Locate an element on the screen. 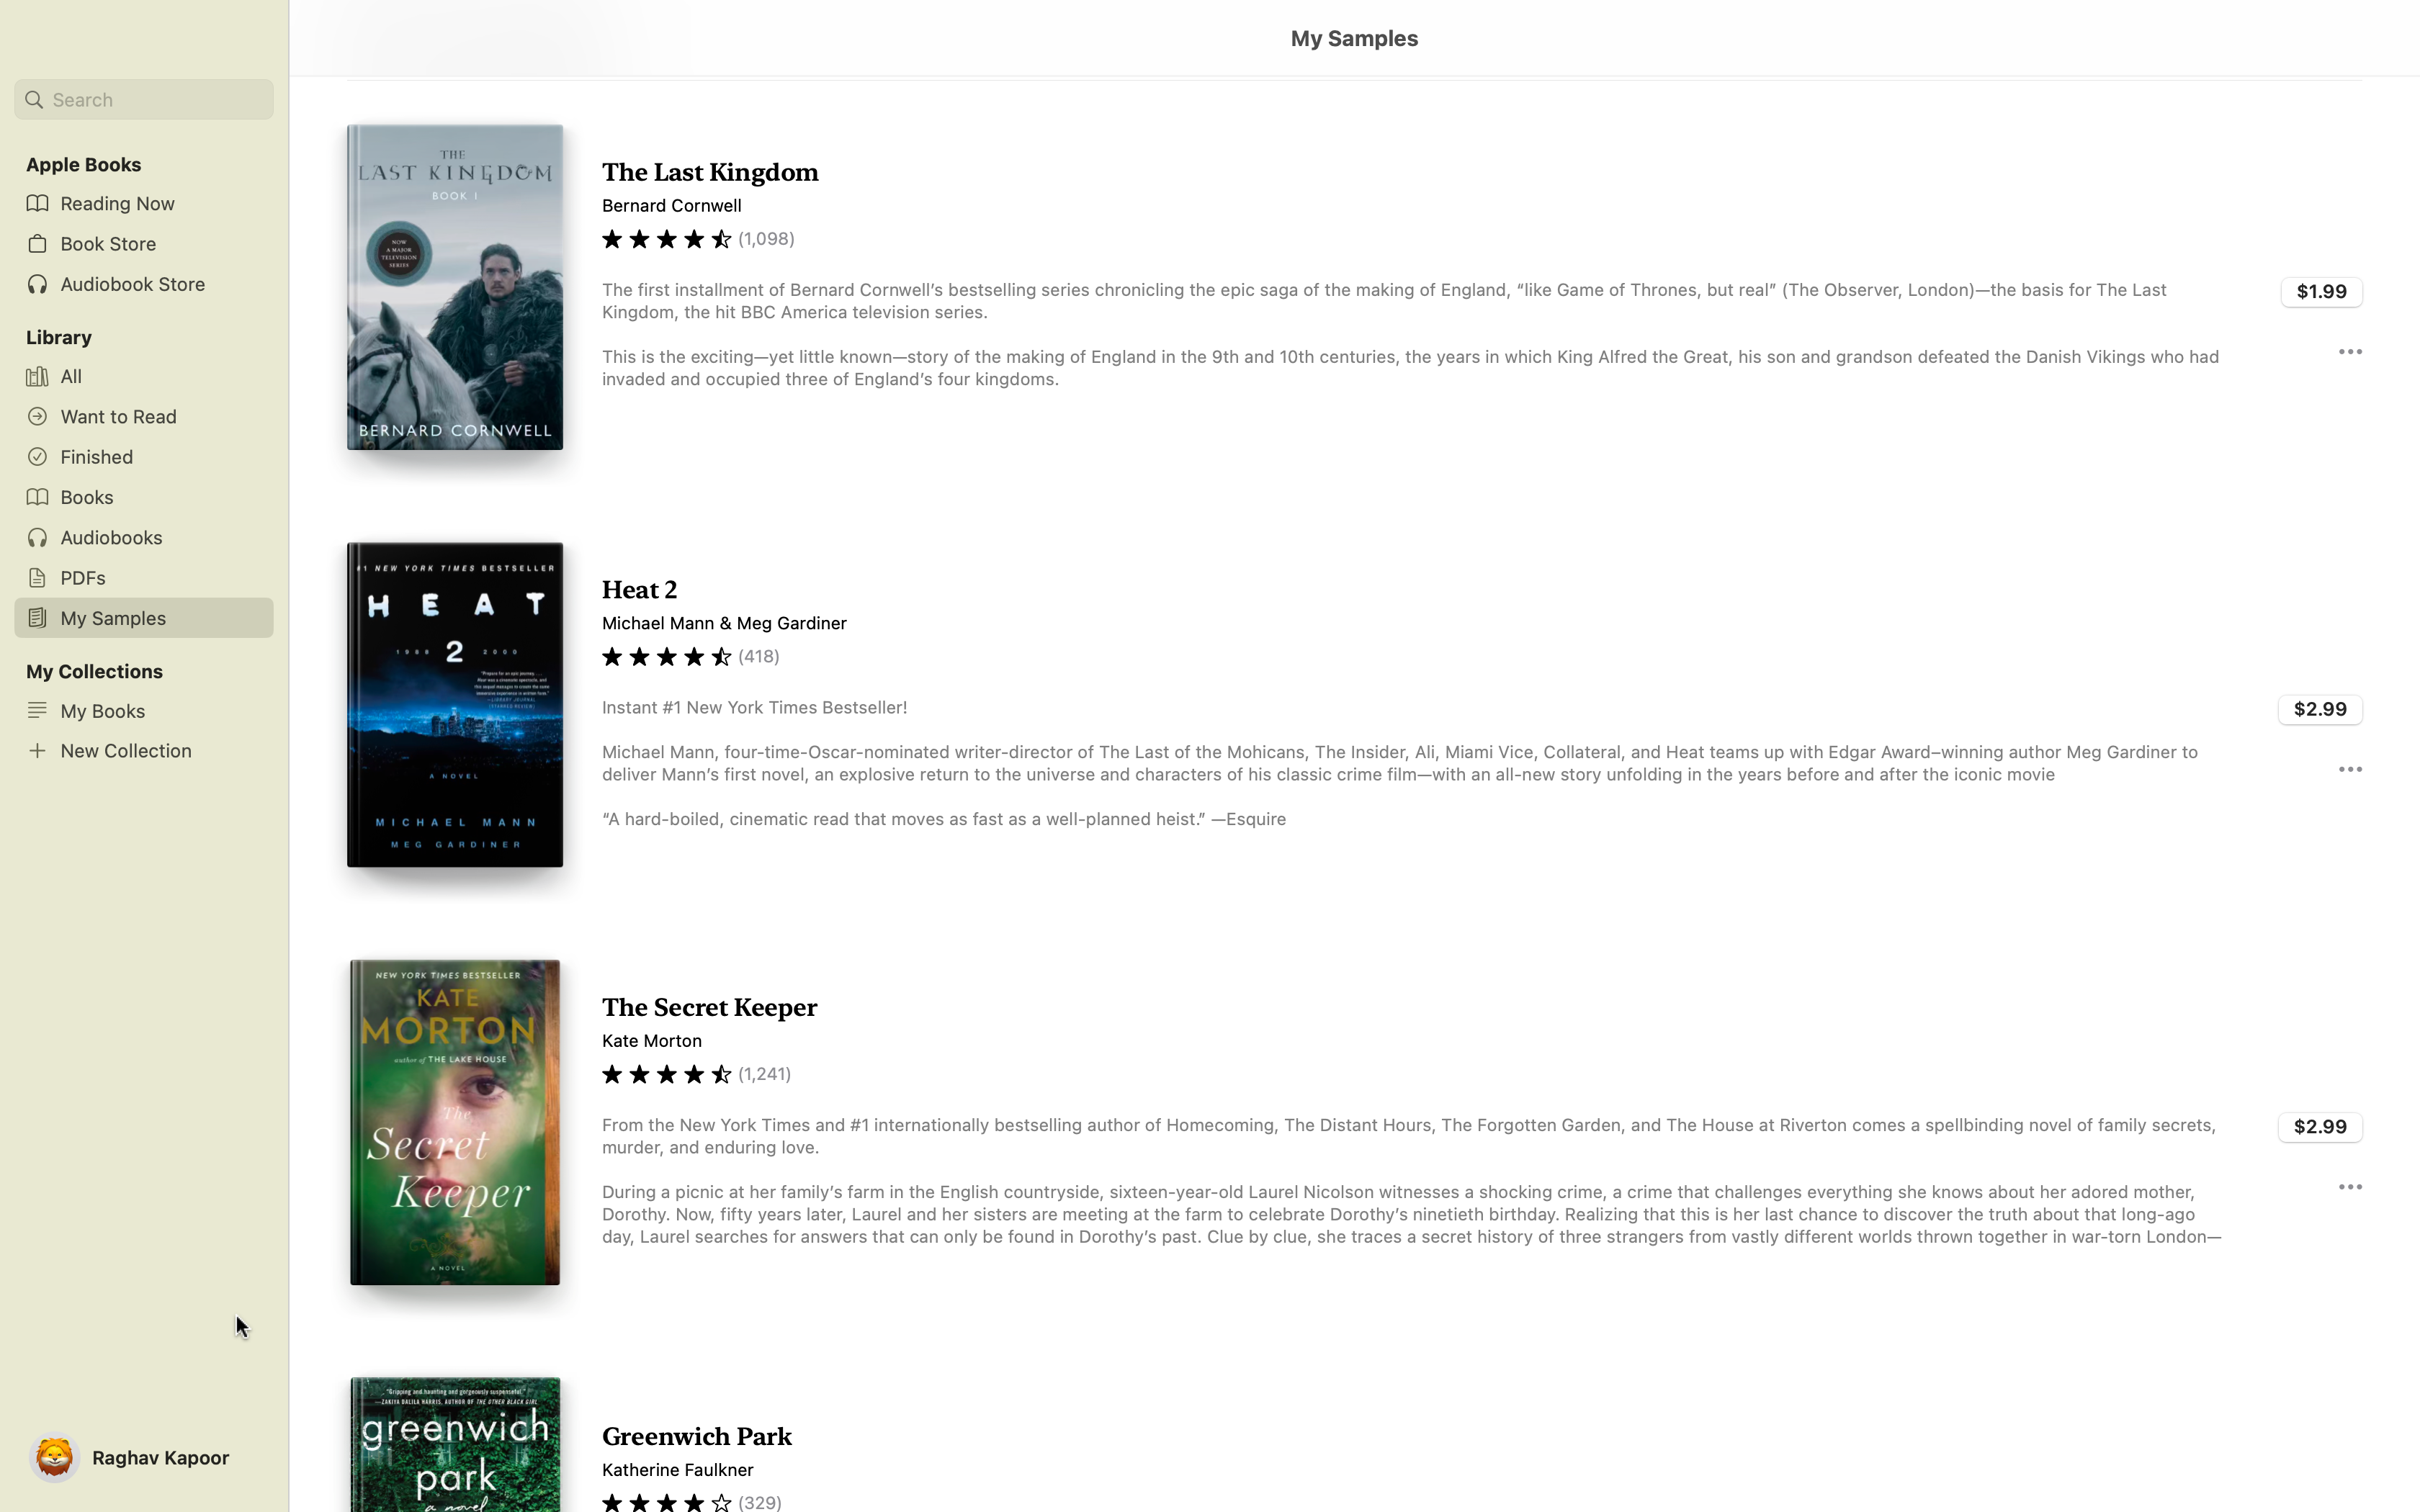 The image size is (2420, 1512). the three-dot menu for additional information on the book "Last Kingdom is located at coordinates (2348, 349).